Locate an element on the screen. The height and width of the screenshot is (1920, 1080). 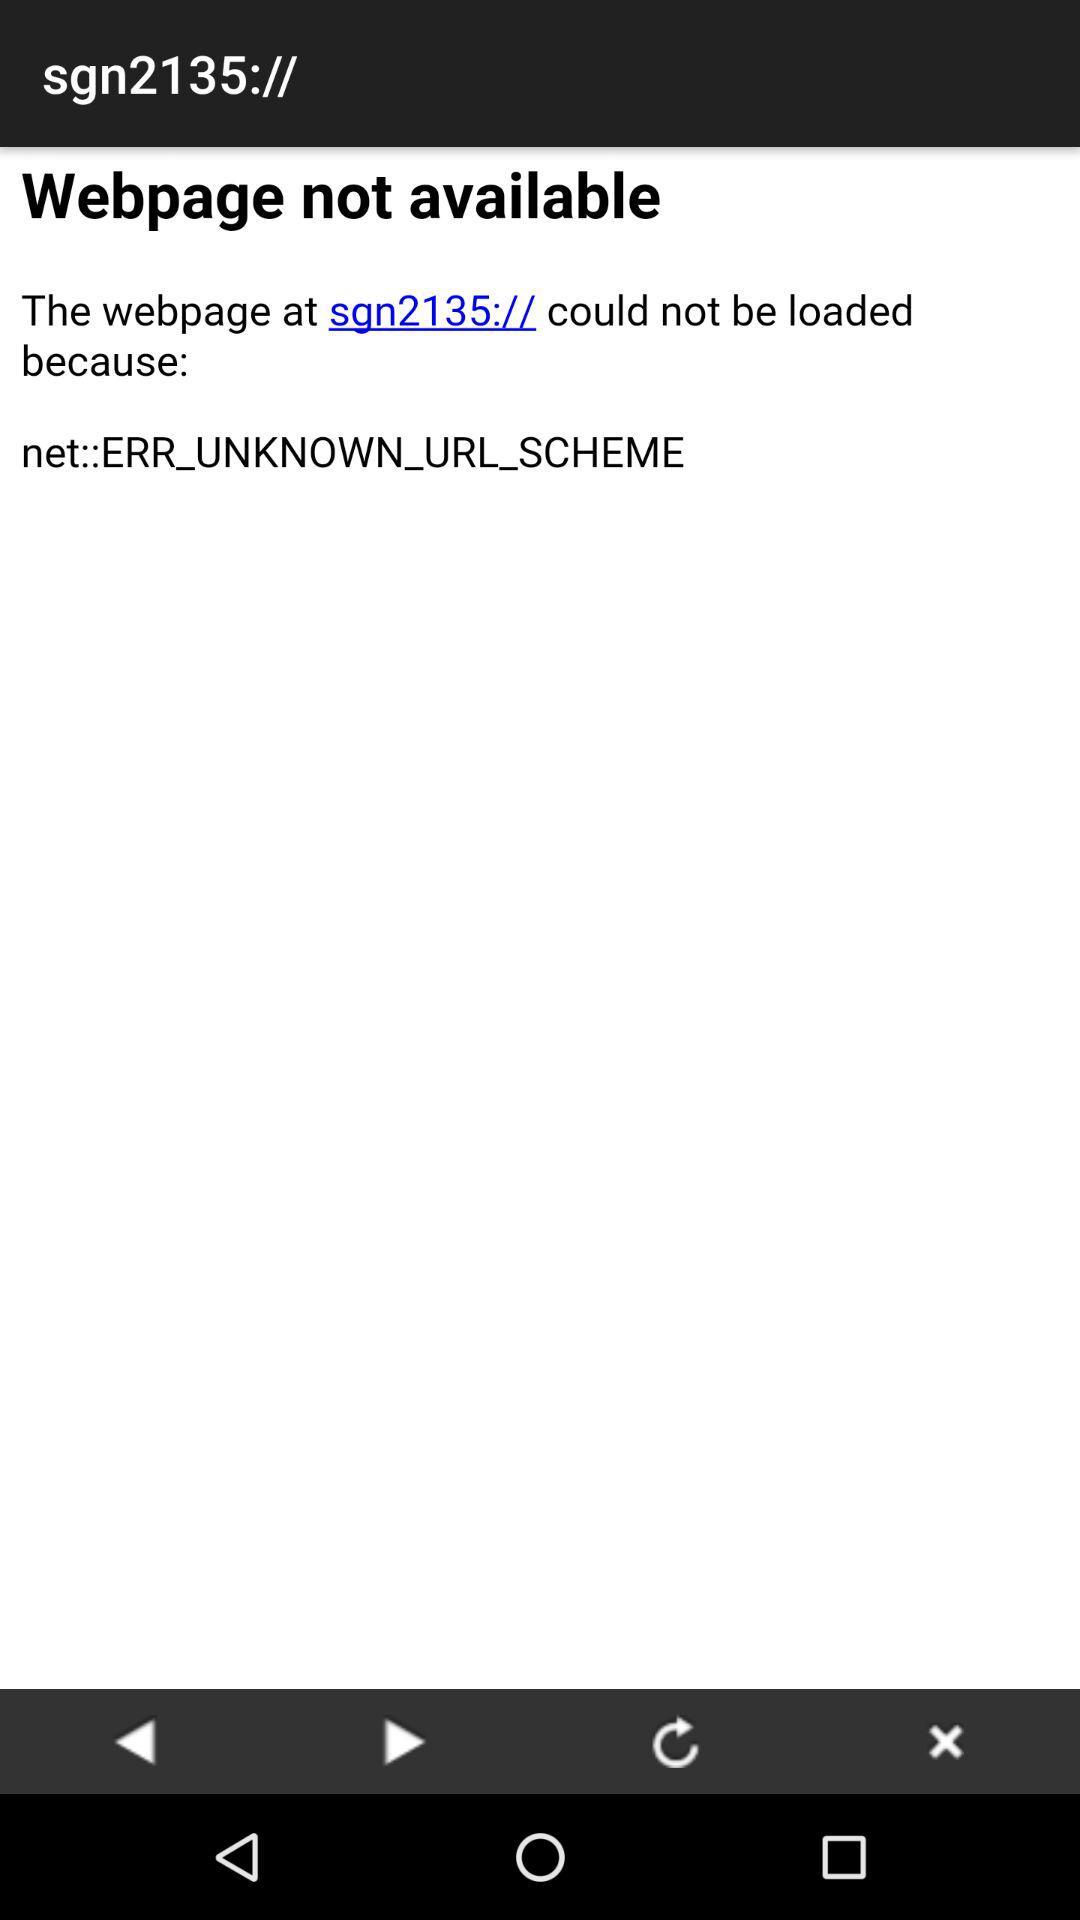
reload is located at coordinates (675, 1740).